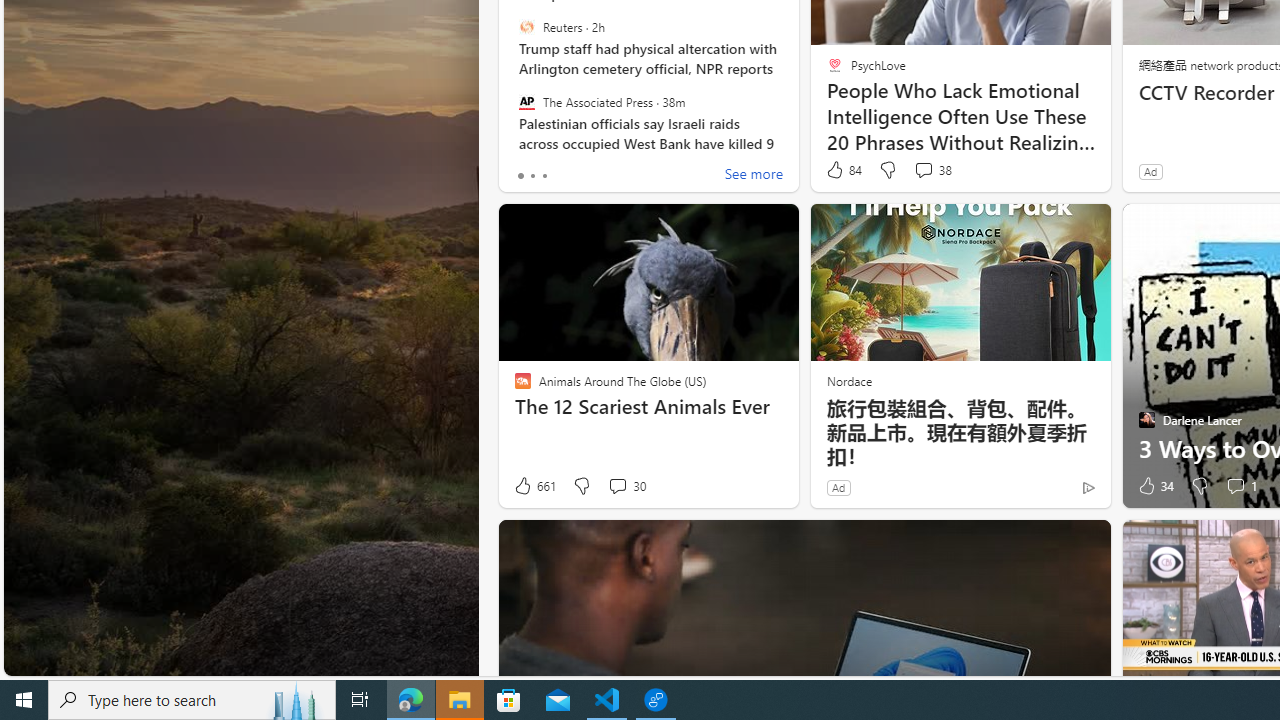 The image size is (1280, 720). Describe the element at coordinates (922, 168) in the screenshot. I see `'View comments 38 Comment'` at that location.